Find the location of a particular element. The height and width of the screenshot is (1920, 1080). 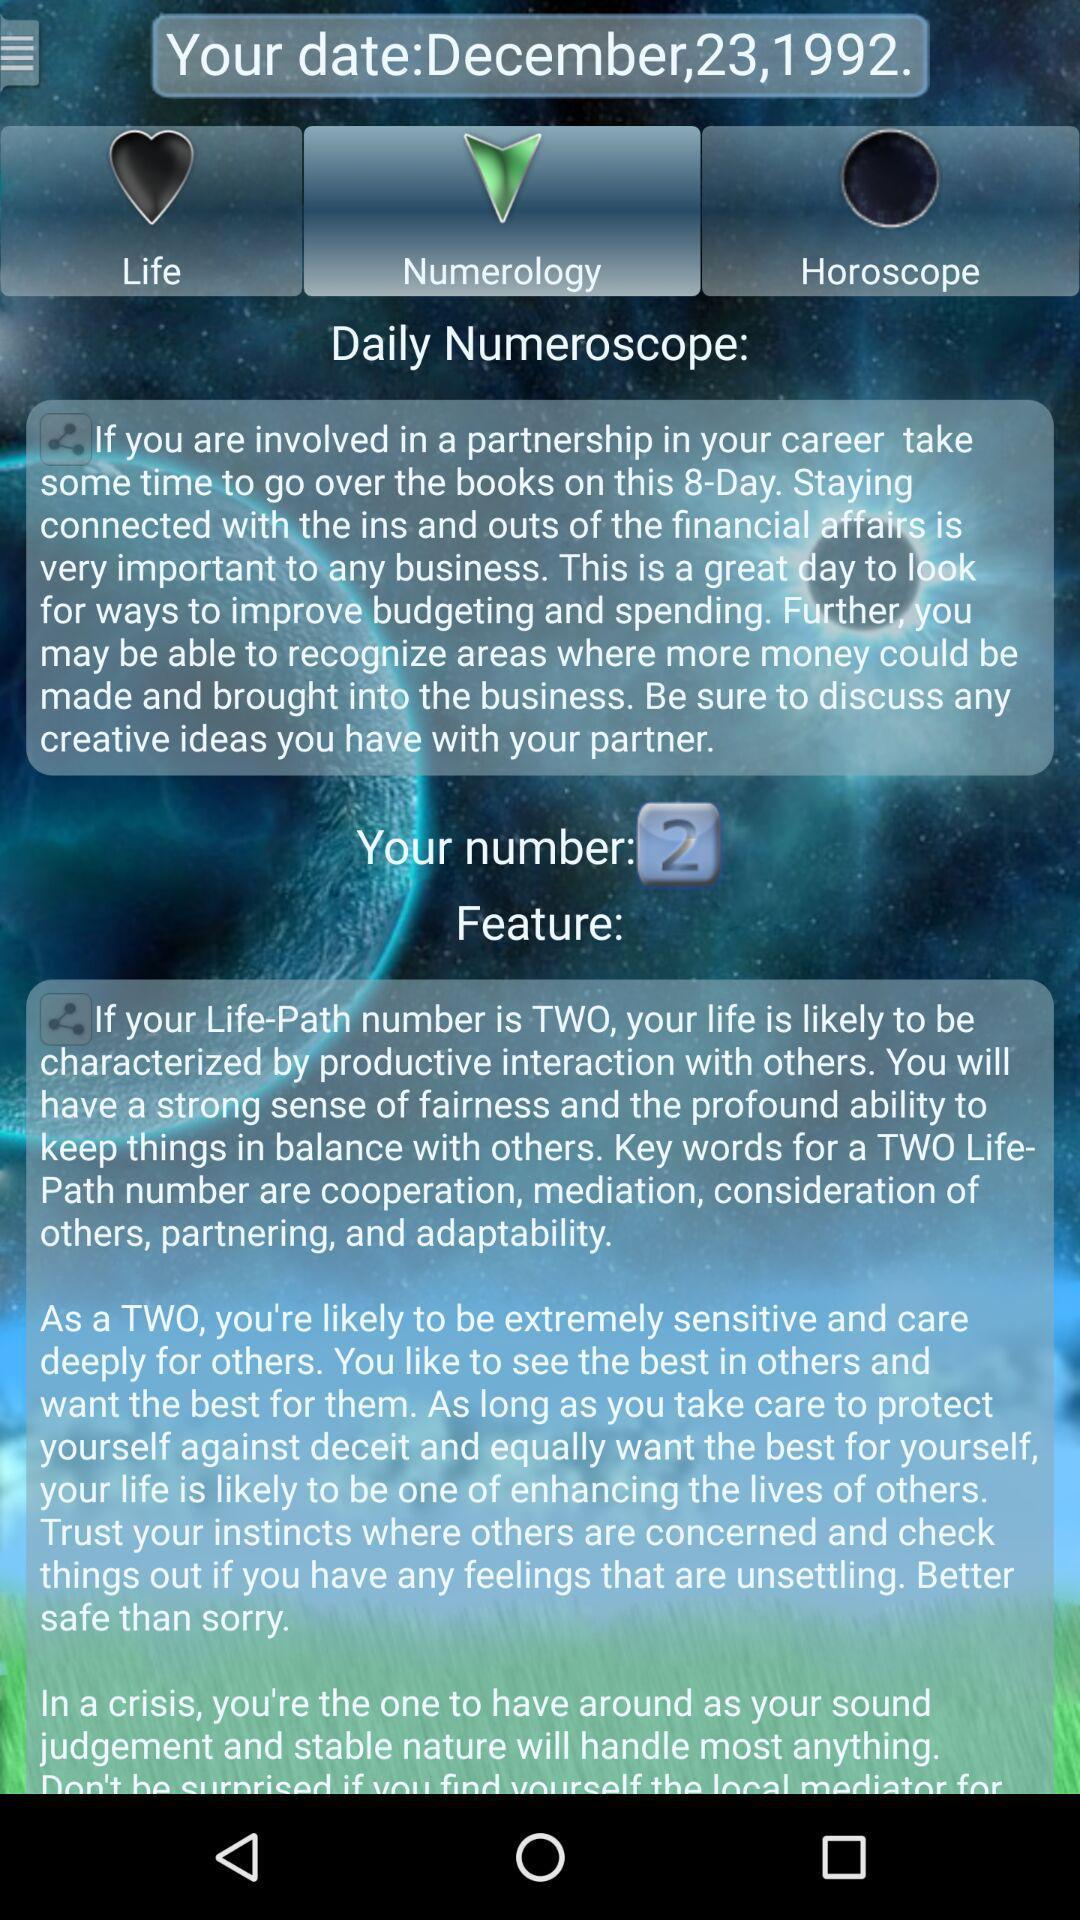

menu is located at coordinates (22, 52).